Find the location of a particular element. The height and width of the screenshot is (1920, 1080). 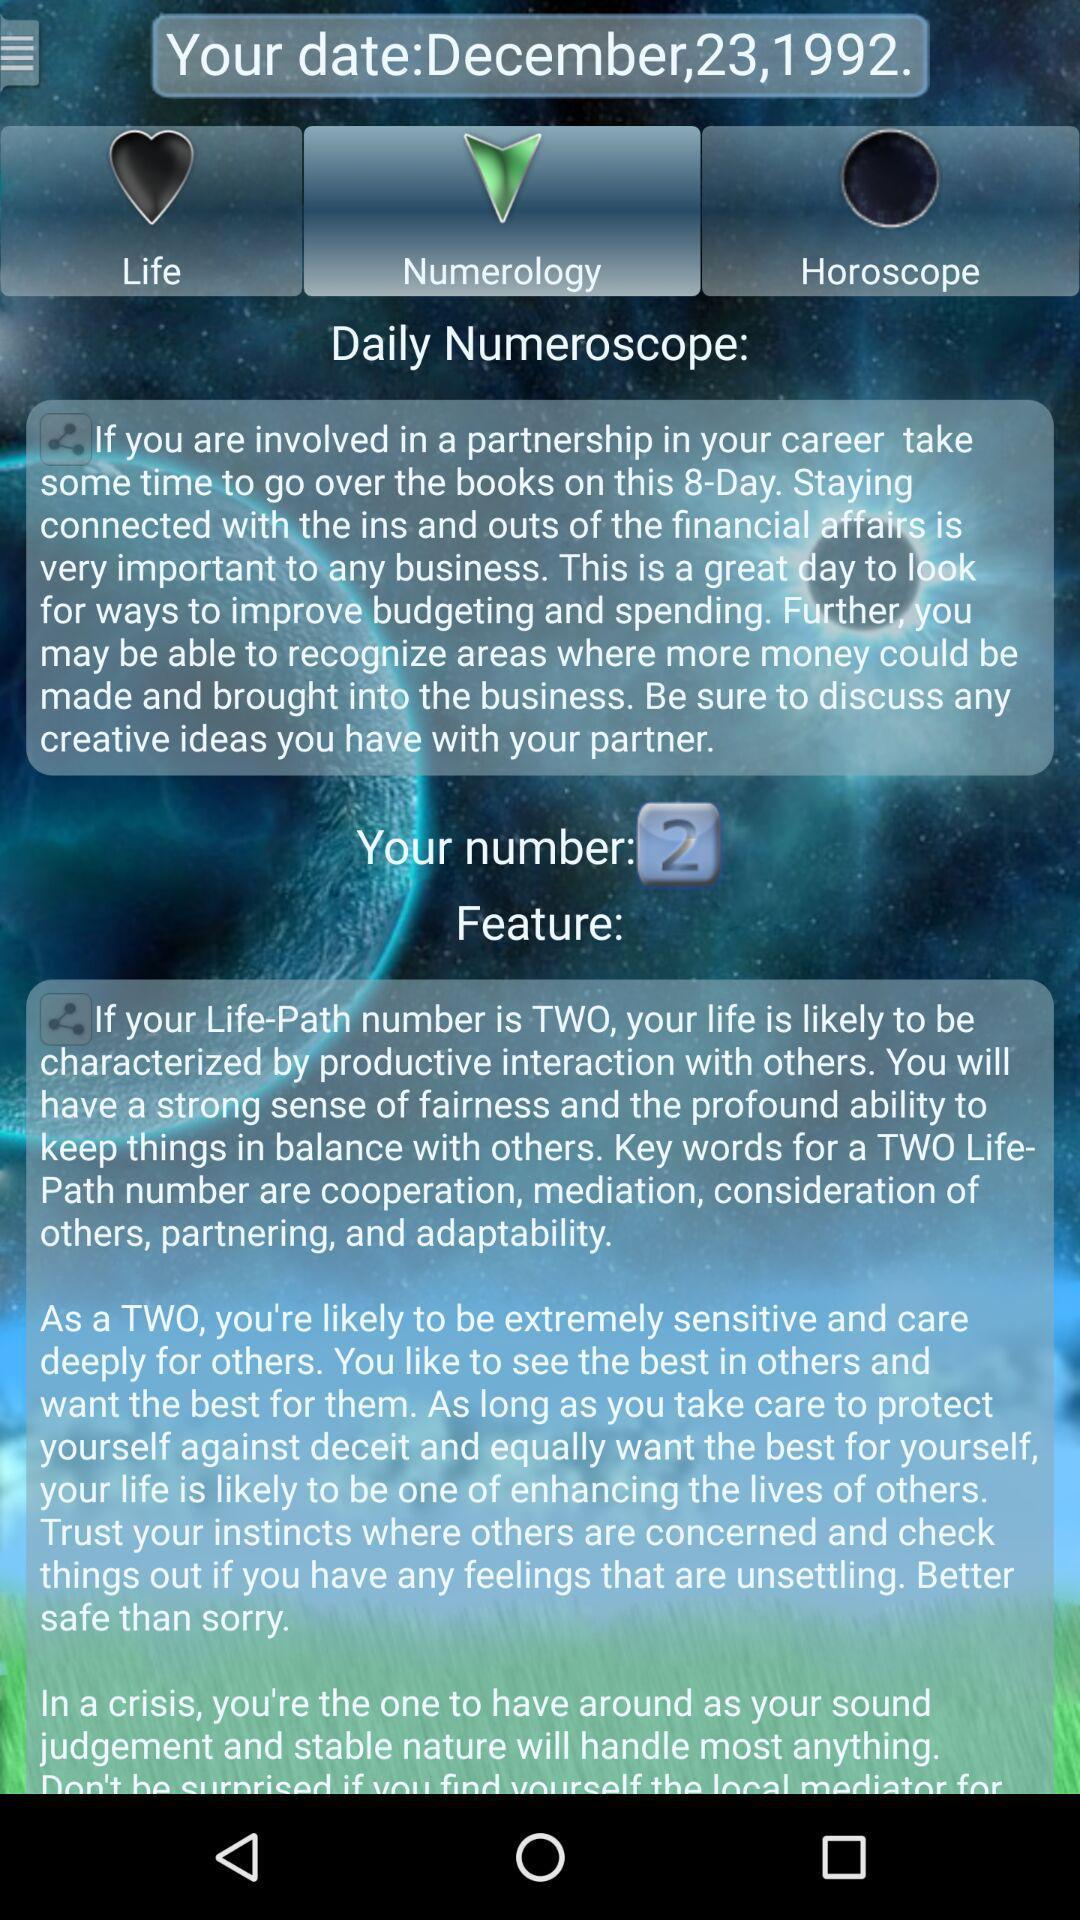

menu is located at coordinates (22, 52).